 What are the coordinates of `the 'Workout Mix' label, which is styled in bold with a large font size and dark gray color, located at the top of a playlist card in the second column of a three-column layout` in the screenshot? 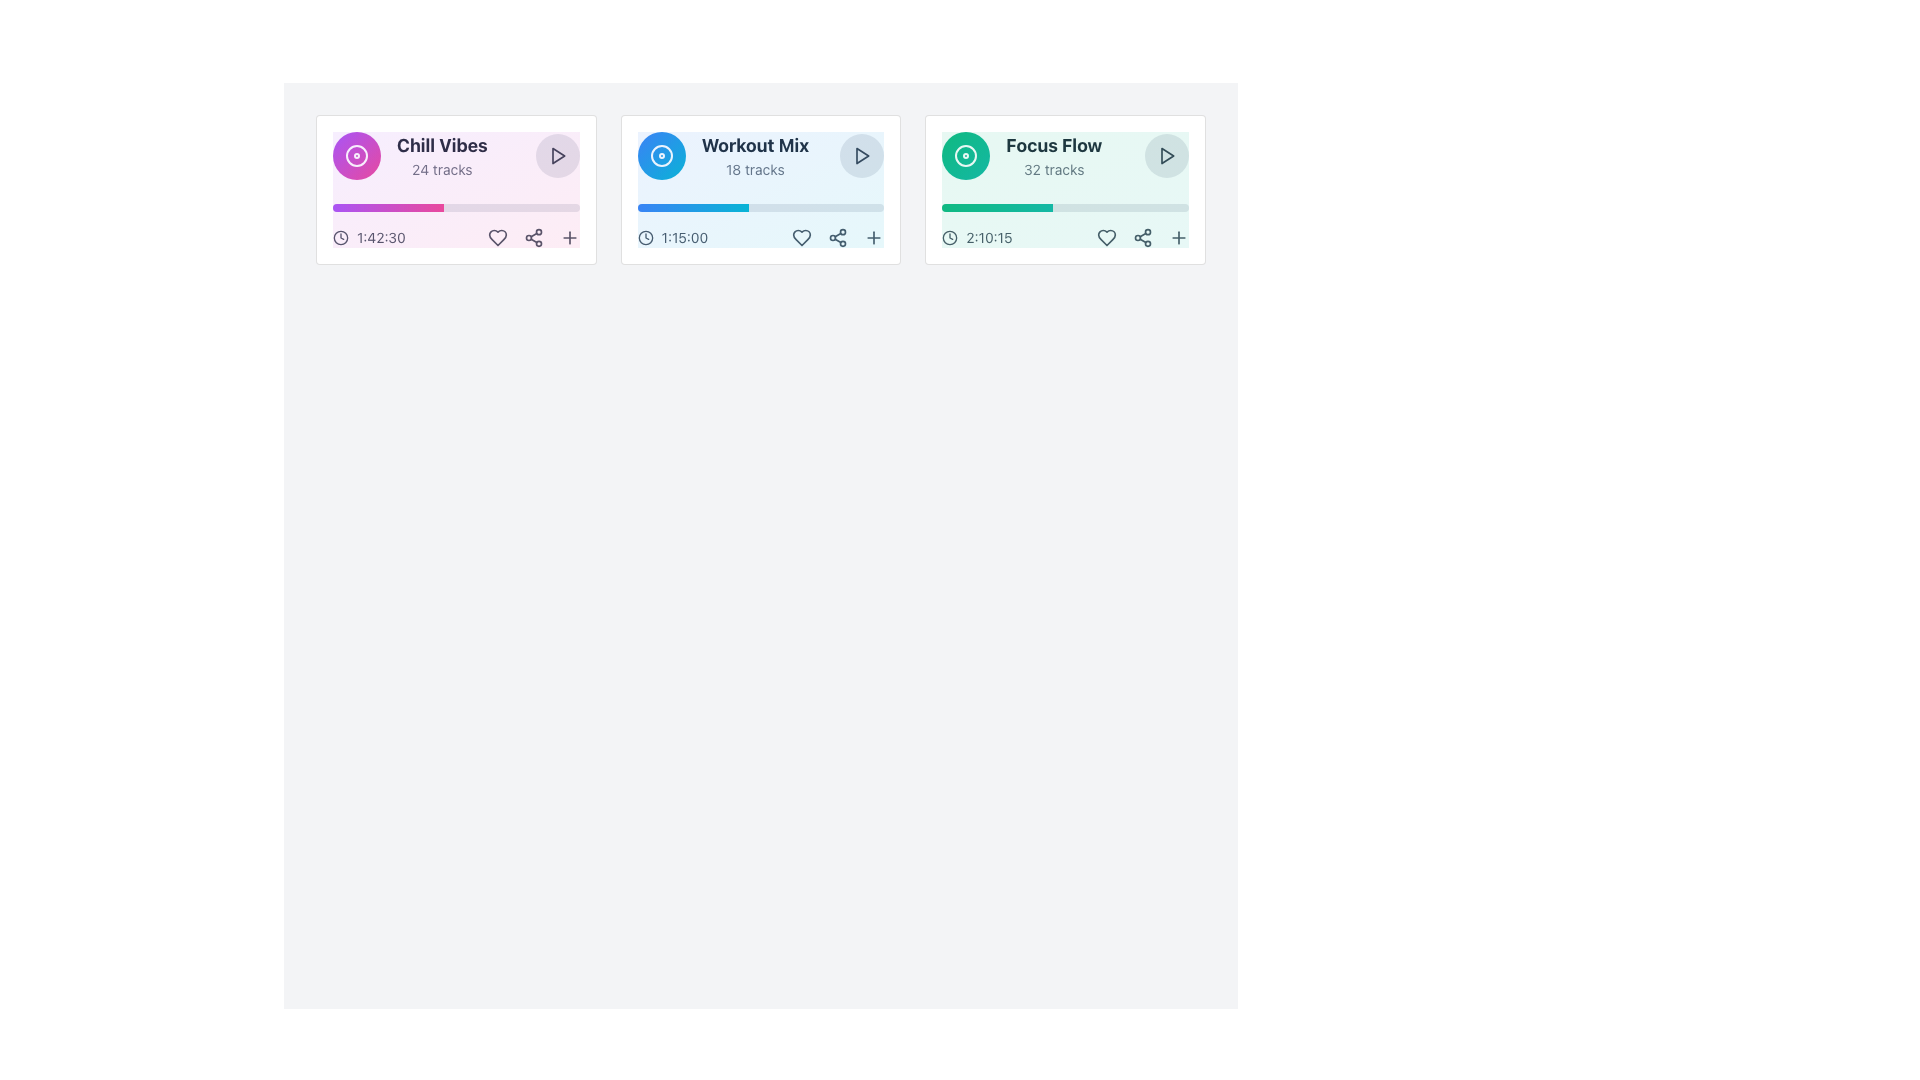 It's located at (754, 145).